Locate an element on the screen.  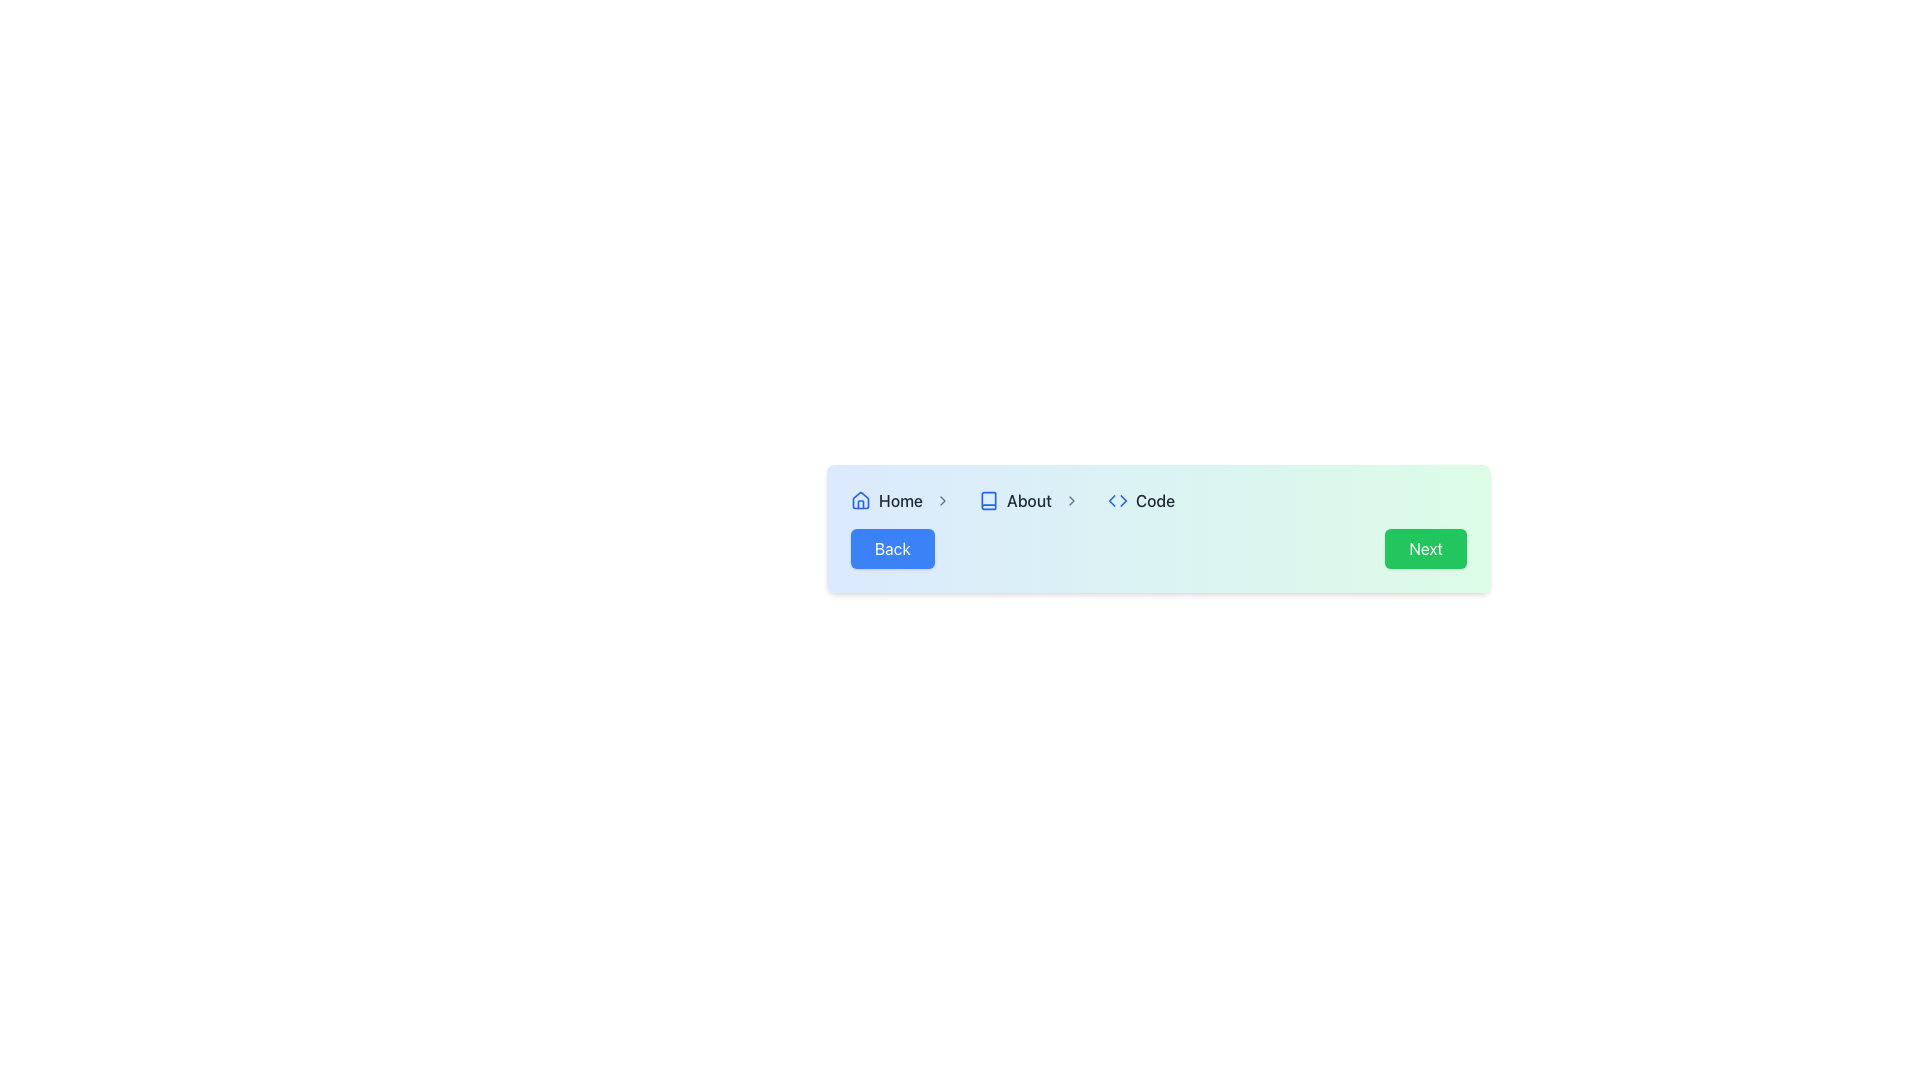
the small blue icon resembling angle brackets located next to the 'Code' text link in the horizontal navigation bar is located at coordinates (1116, 500).